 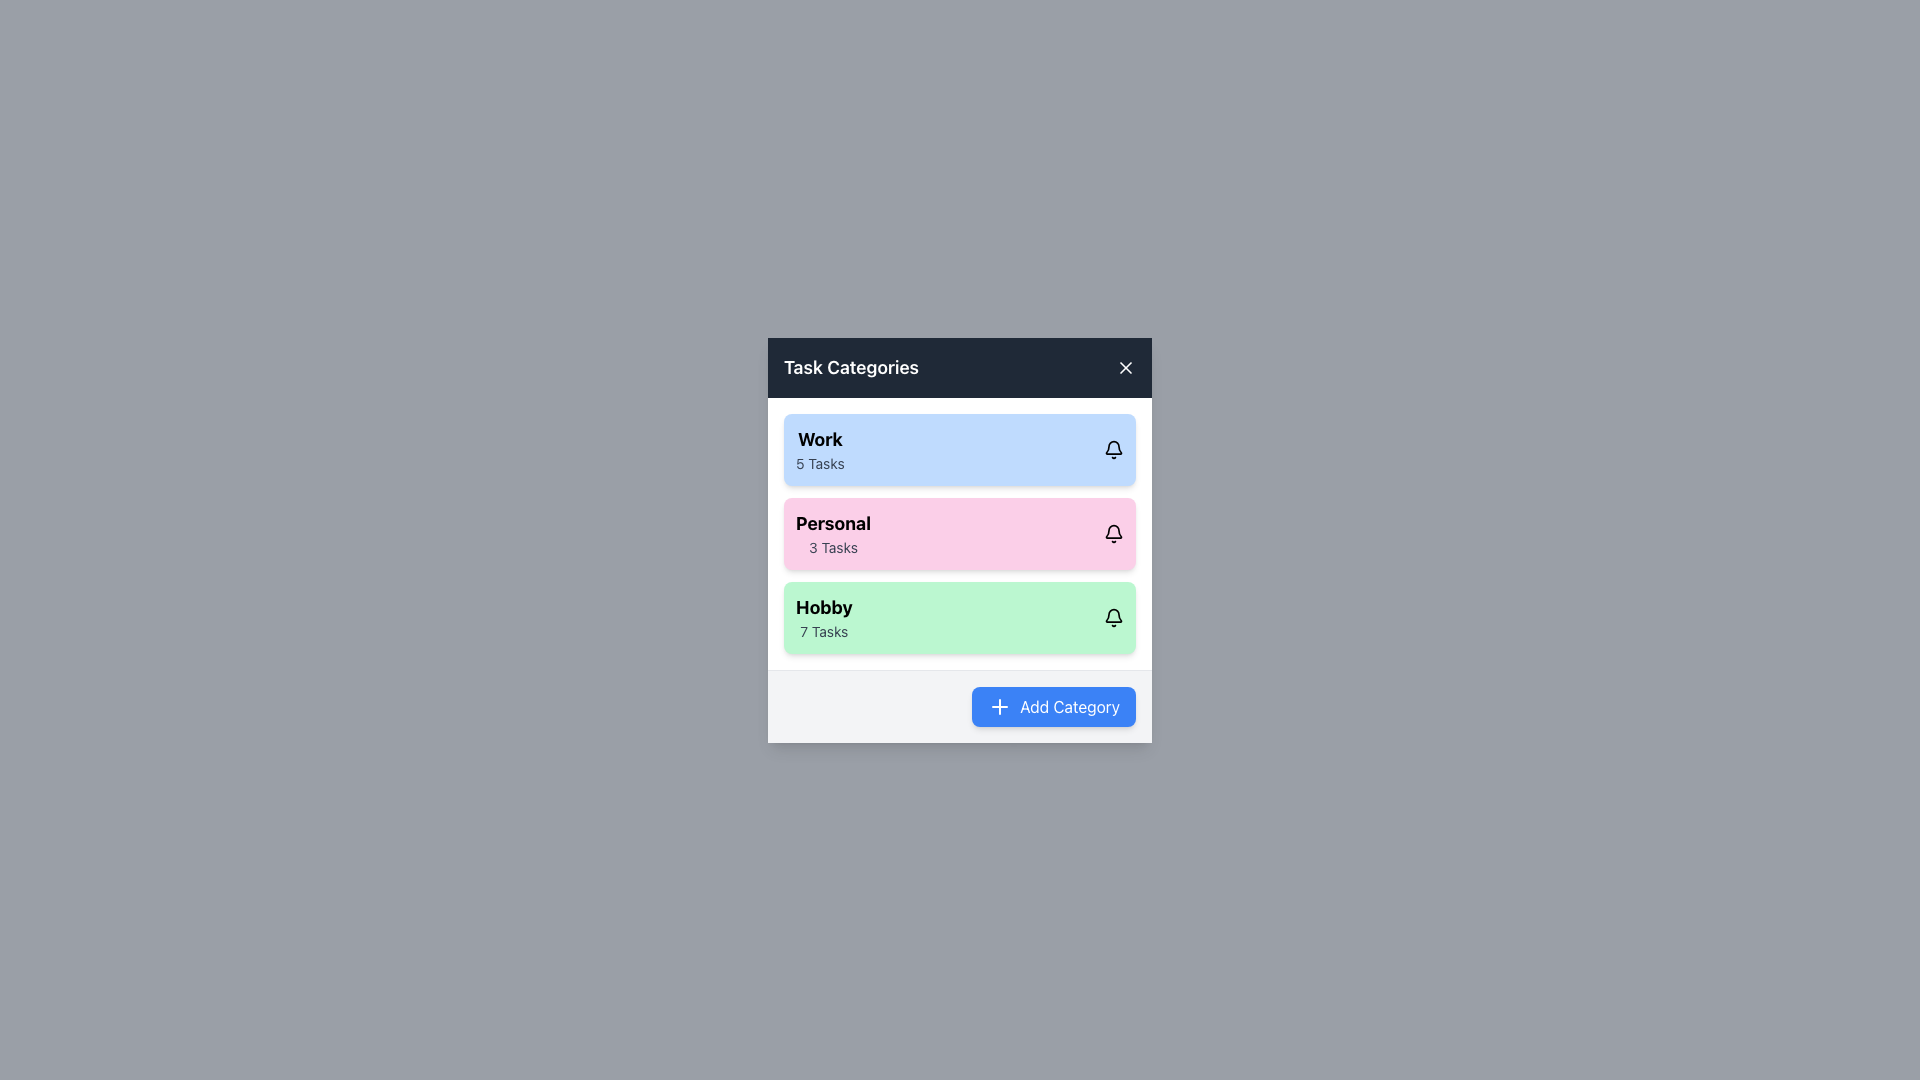 I want to click on the minimalistic bell icon located in the pink 'Personal' section, positioned towards the right edge, so click(x=1112, y=530).